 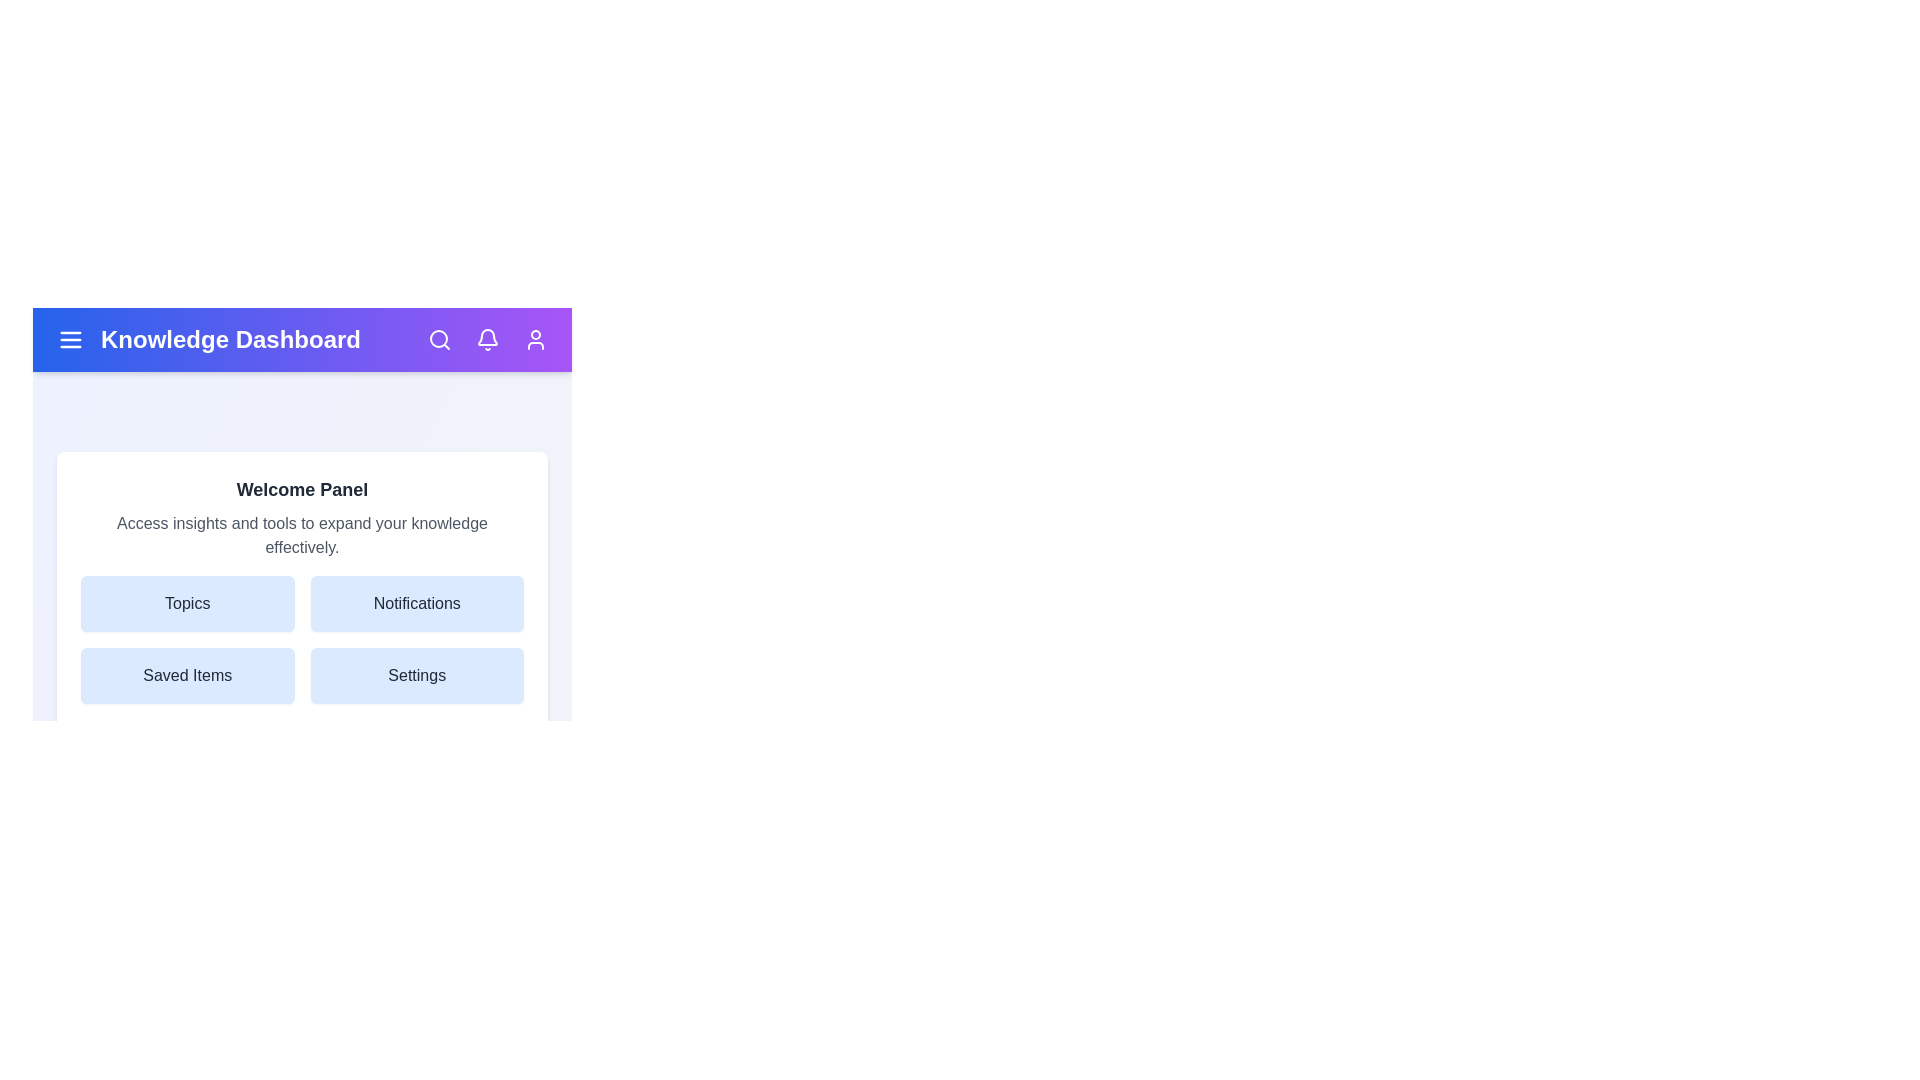 I want to click on the 'Notifications' button to view notifications, so click(x=416, y=603).